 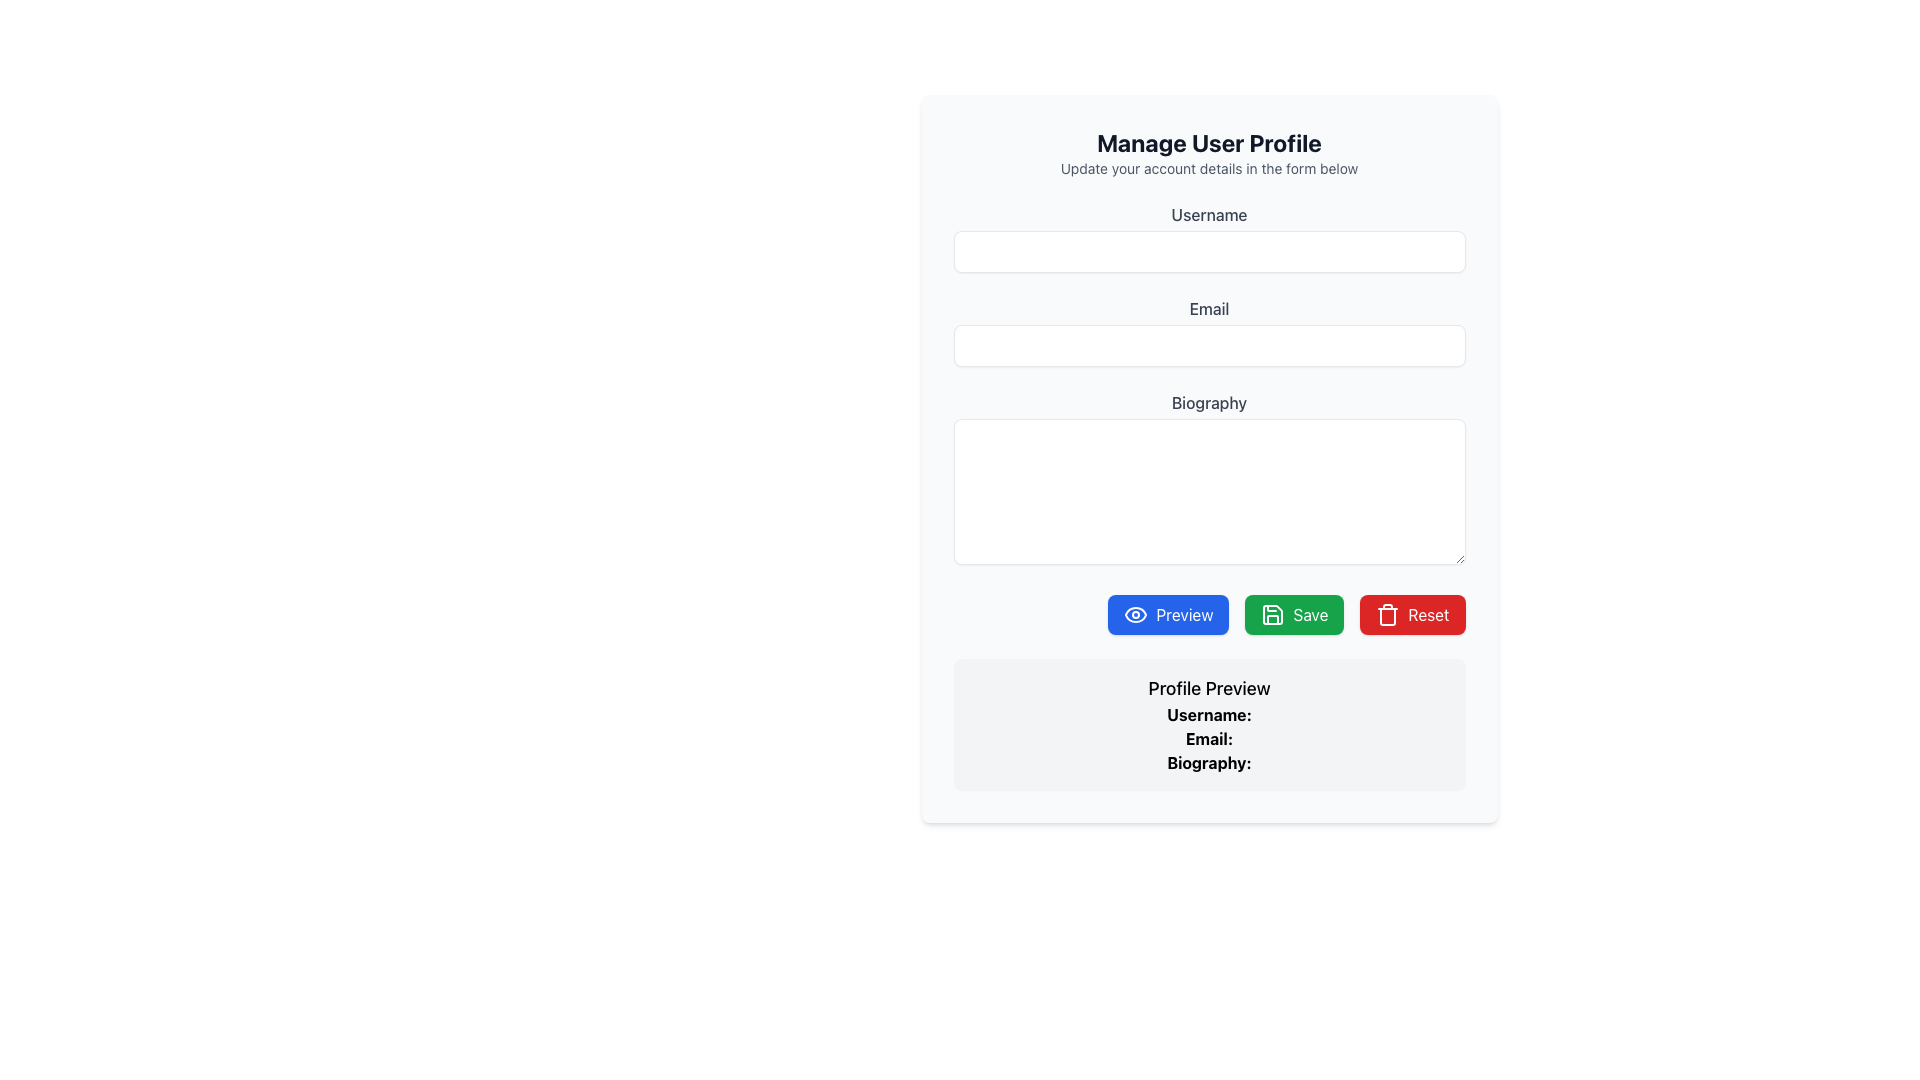 I want to click on the green 'Save' button with white text and a save icon, positioned between the blue 'Preview' button and the red 'Reset' button, so click(x=1294, y=613).